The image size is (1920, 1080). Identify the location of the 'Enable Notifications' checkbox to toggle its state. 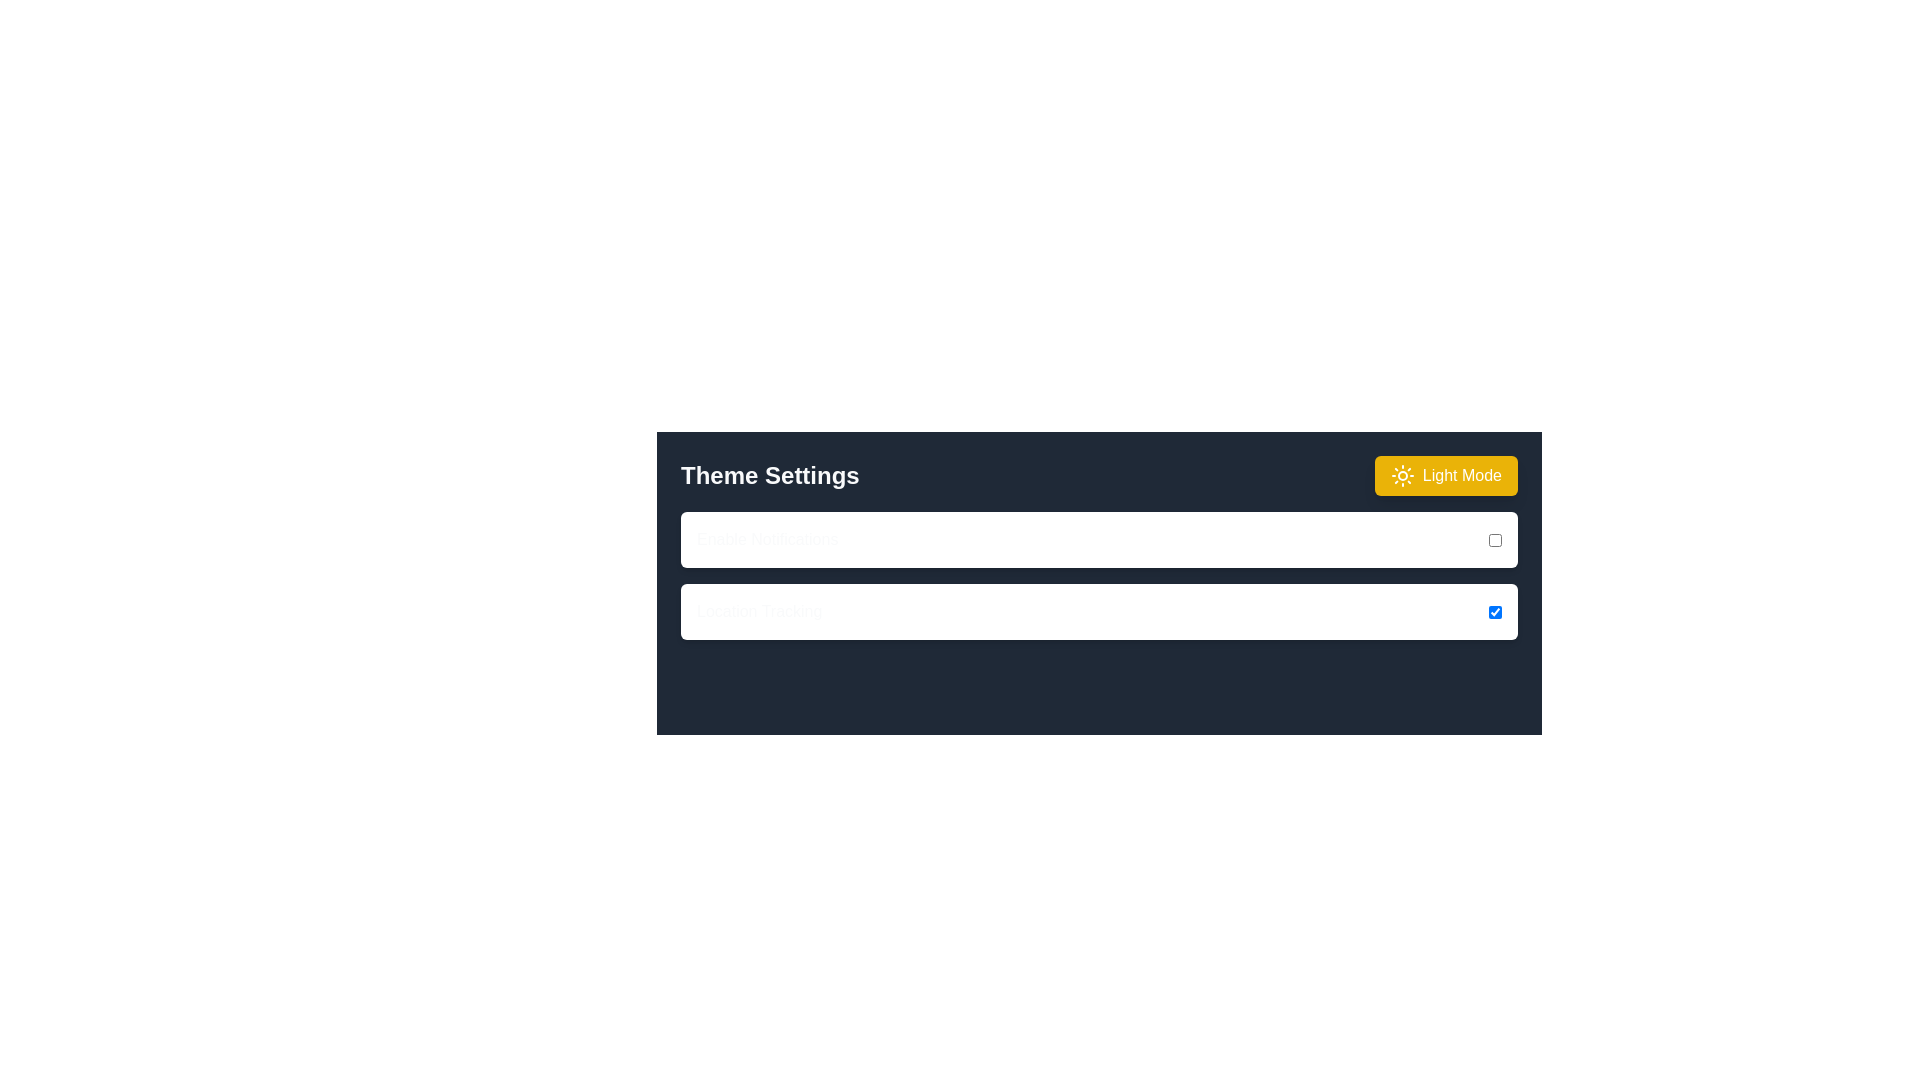
(1495, 540).